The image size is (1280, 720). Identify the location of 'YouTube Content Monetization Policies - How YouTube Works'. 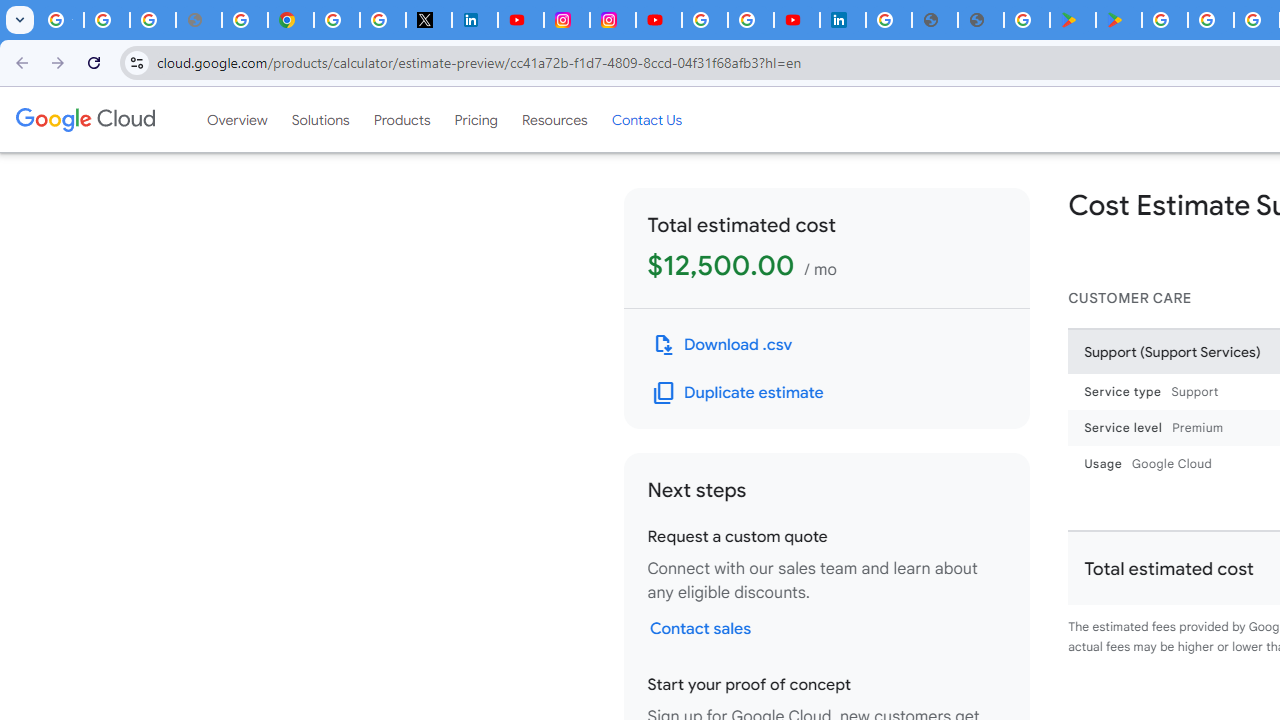
(520, 20).